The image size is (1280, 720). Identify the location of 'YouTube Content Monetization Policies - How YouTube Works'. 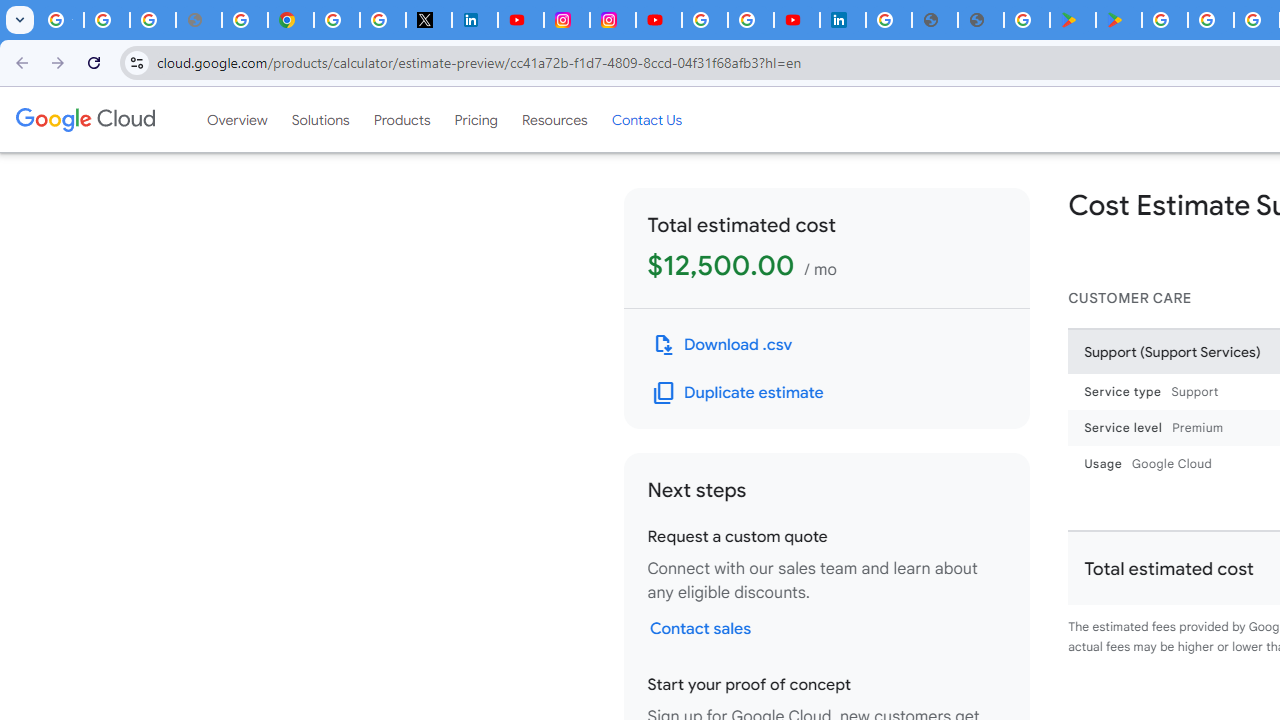
(520, 20).